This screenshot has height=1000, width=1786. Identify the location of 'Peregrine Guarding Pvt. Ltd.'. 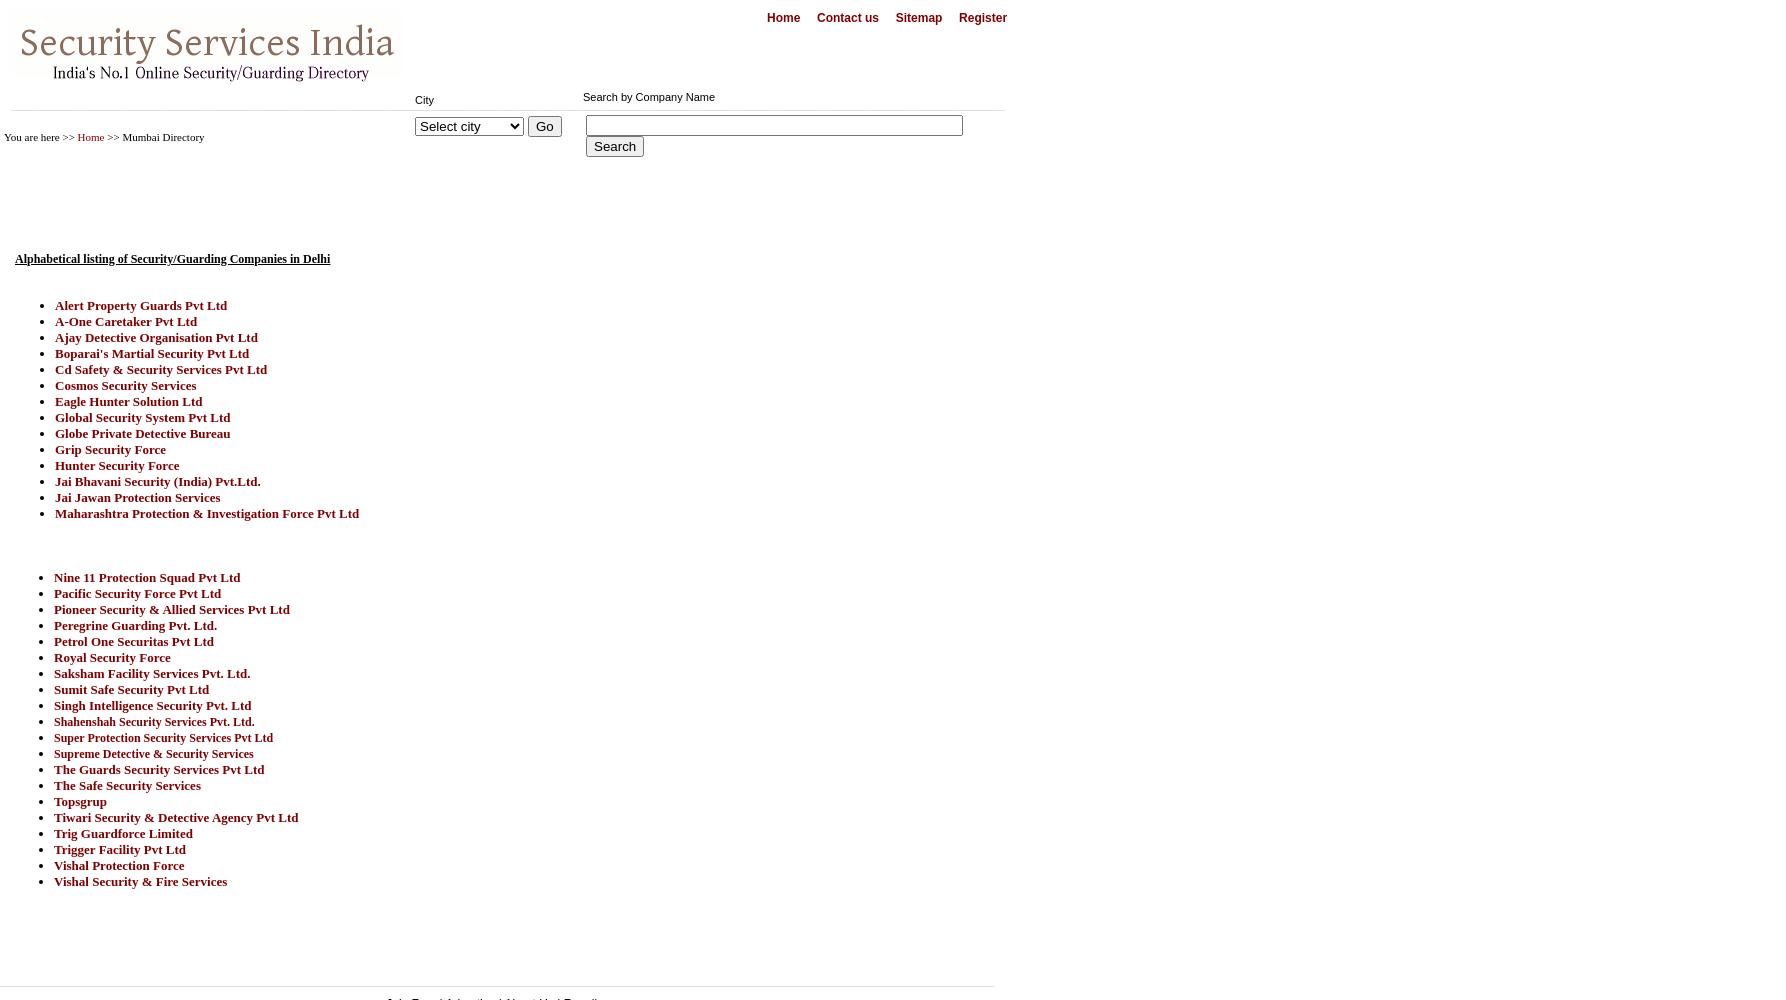
(135, 625).